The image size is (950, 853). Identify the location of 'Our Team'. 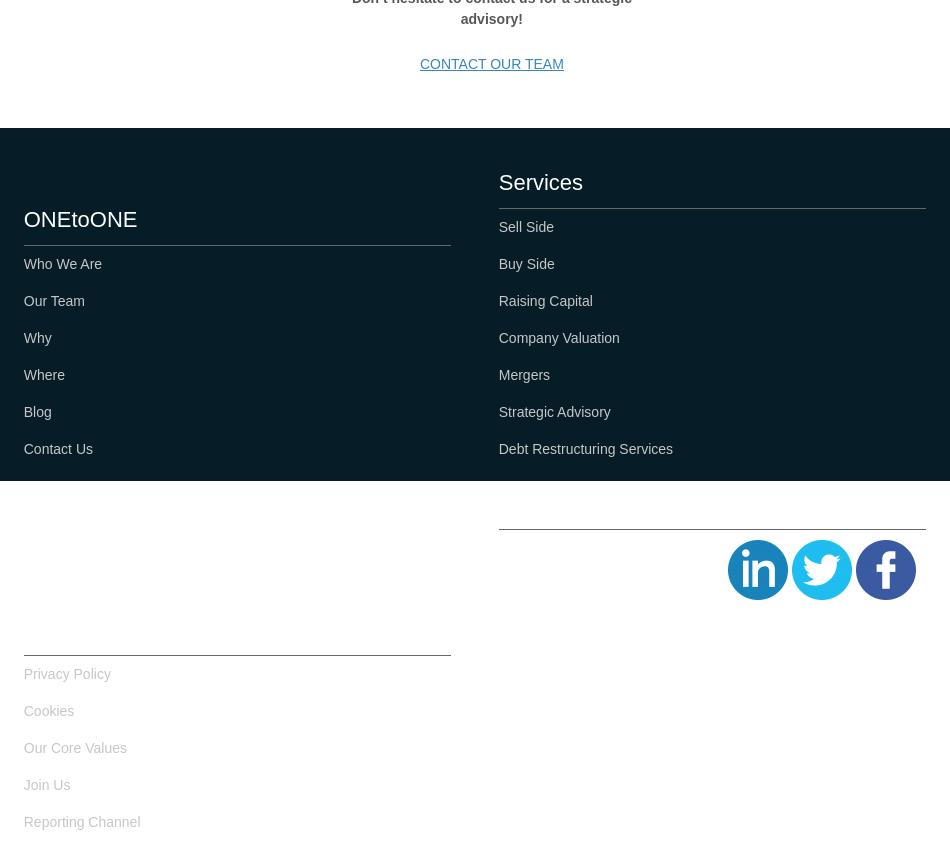
(53, 300).